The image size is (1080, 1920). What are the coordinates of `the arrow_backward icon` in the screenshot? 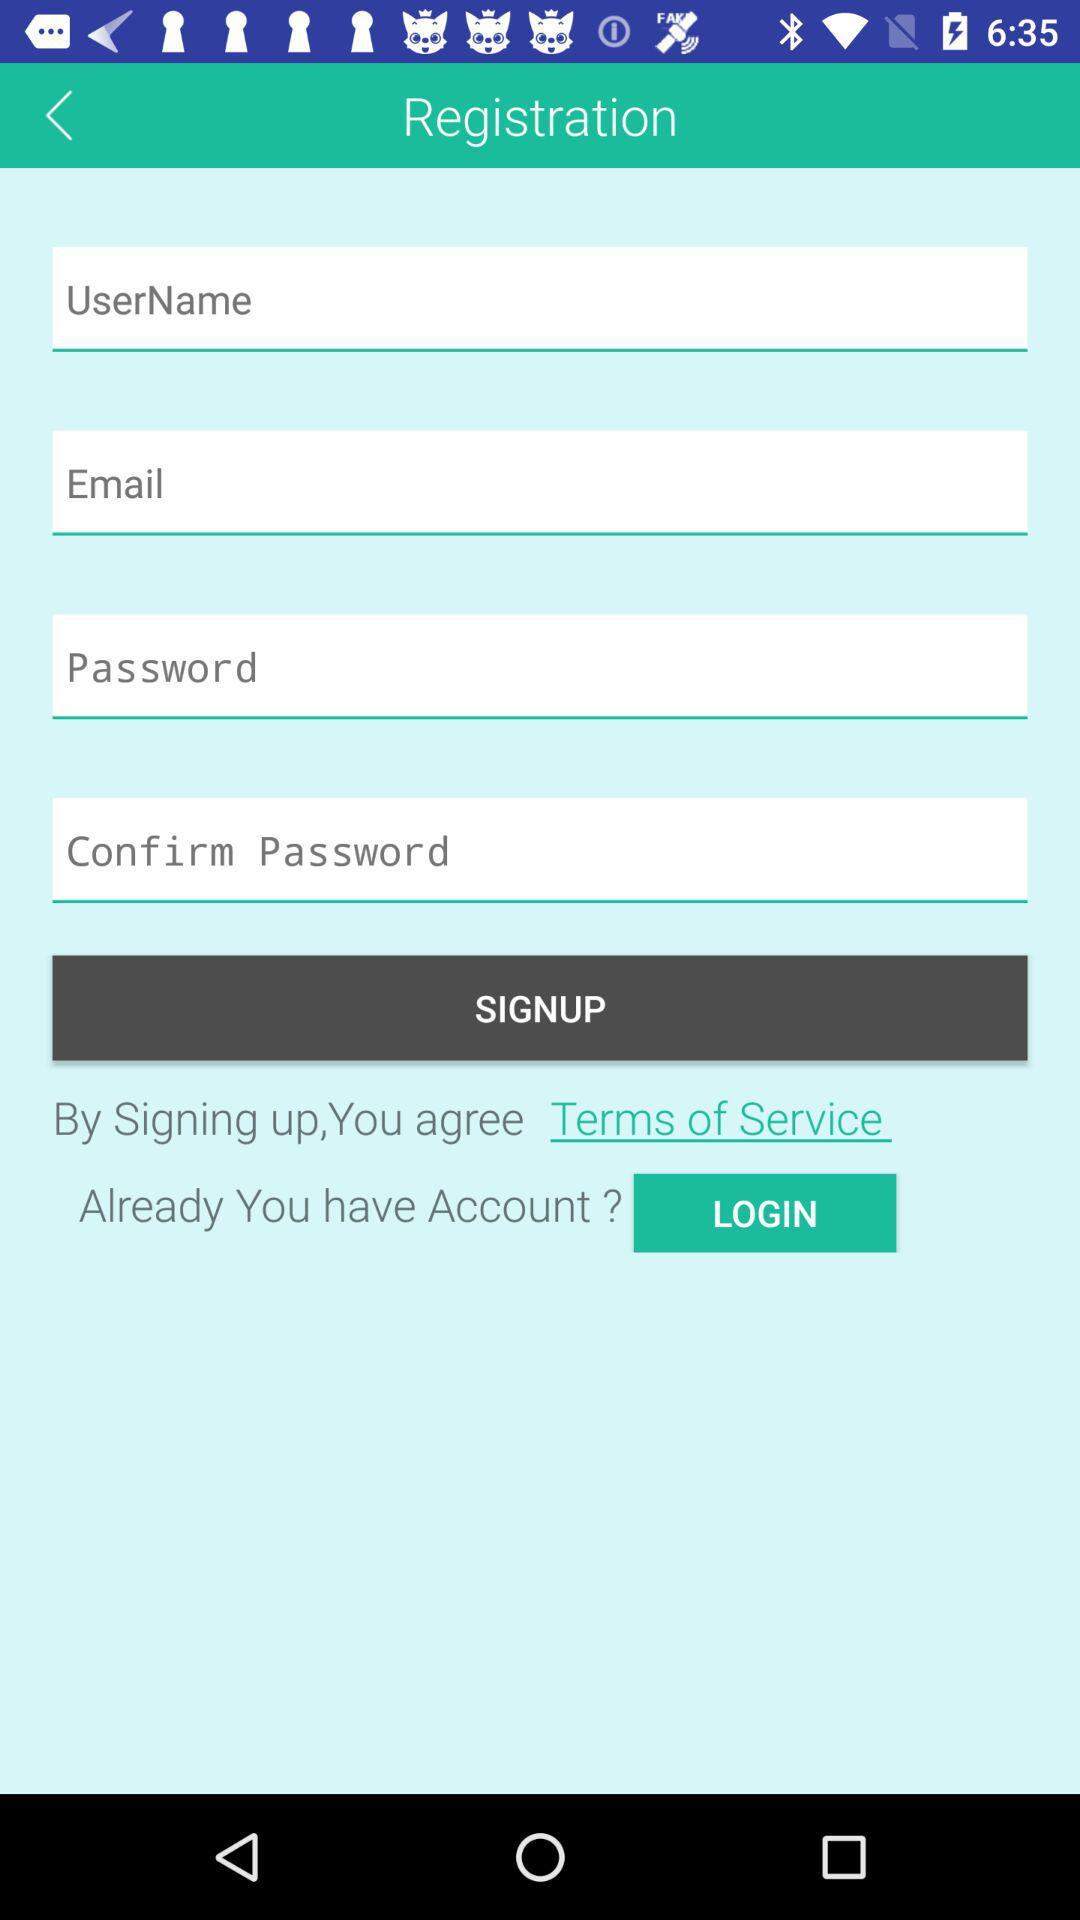 It's located at (58, 114).